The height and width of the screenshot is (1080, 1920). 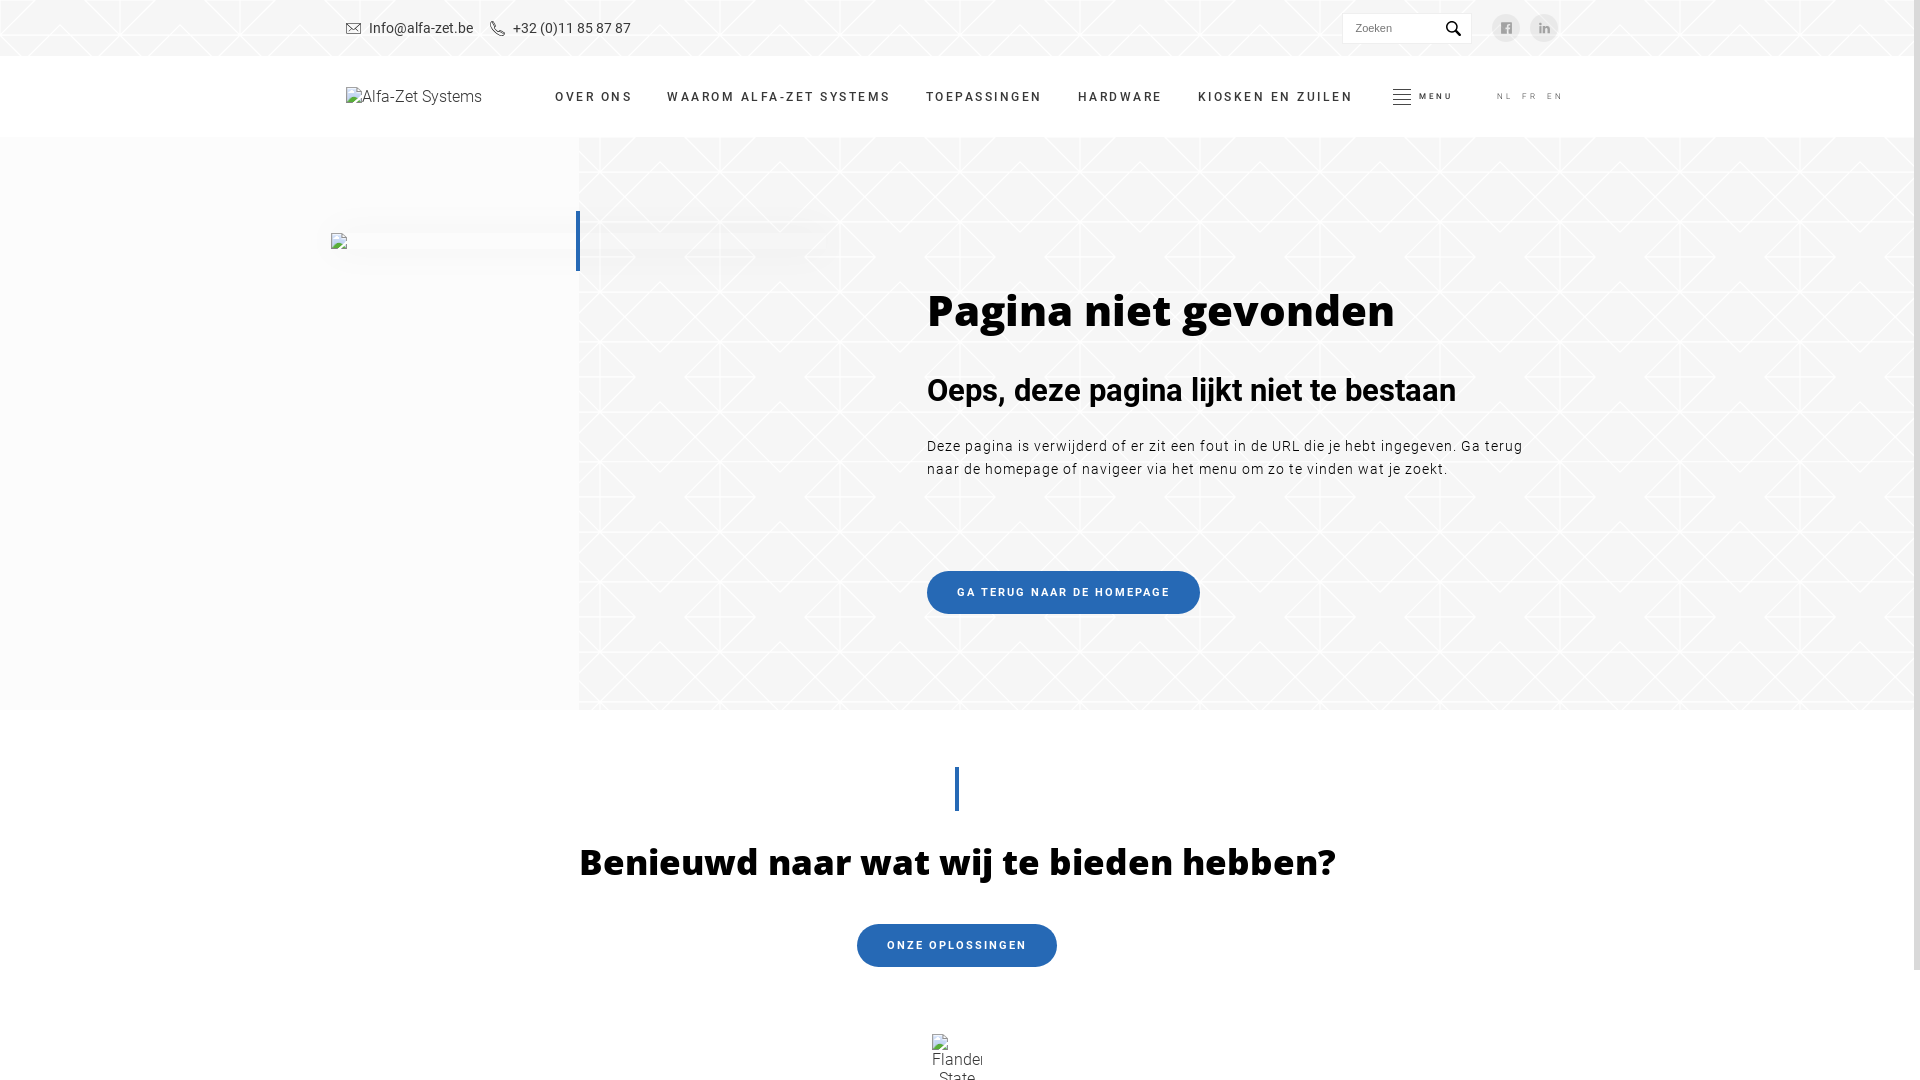 What do you see at coordinates (1062, 591) in the screenshot?
I see `'GA TERUG NAAR DE HOMEPAGE'` at bounding box center [1062, 591].